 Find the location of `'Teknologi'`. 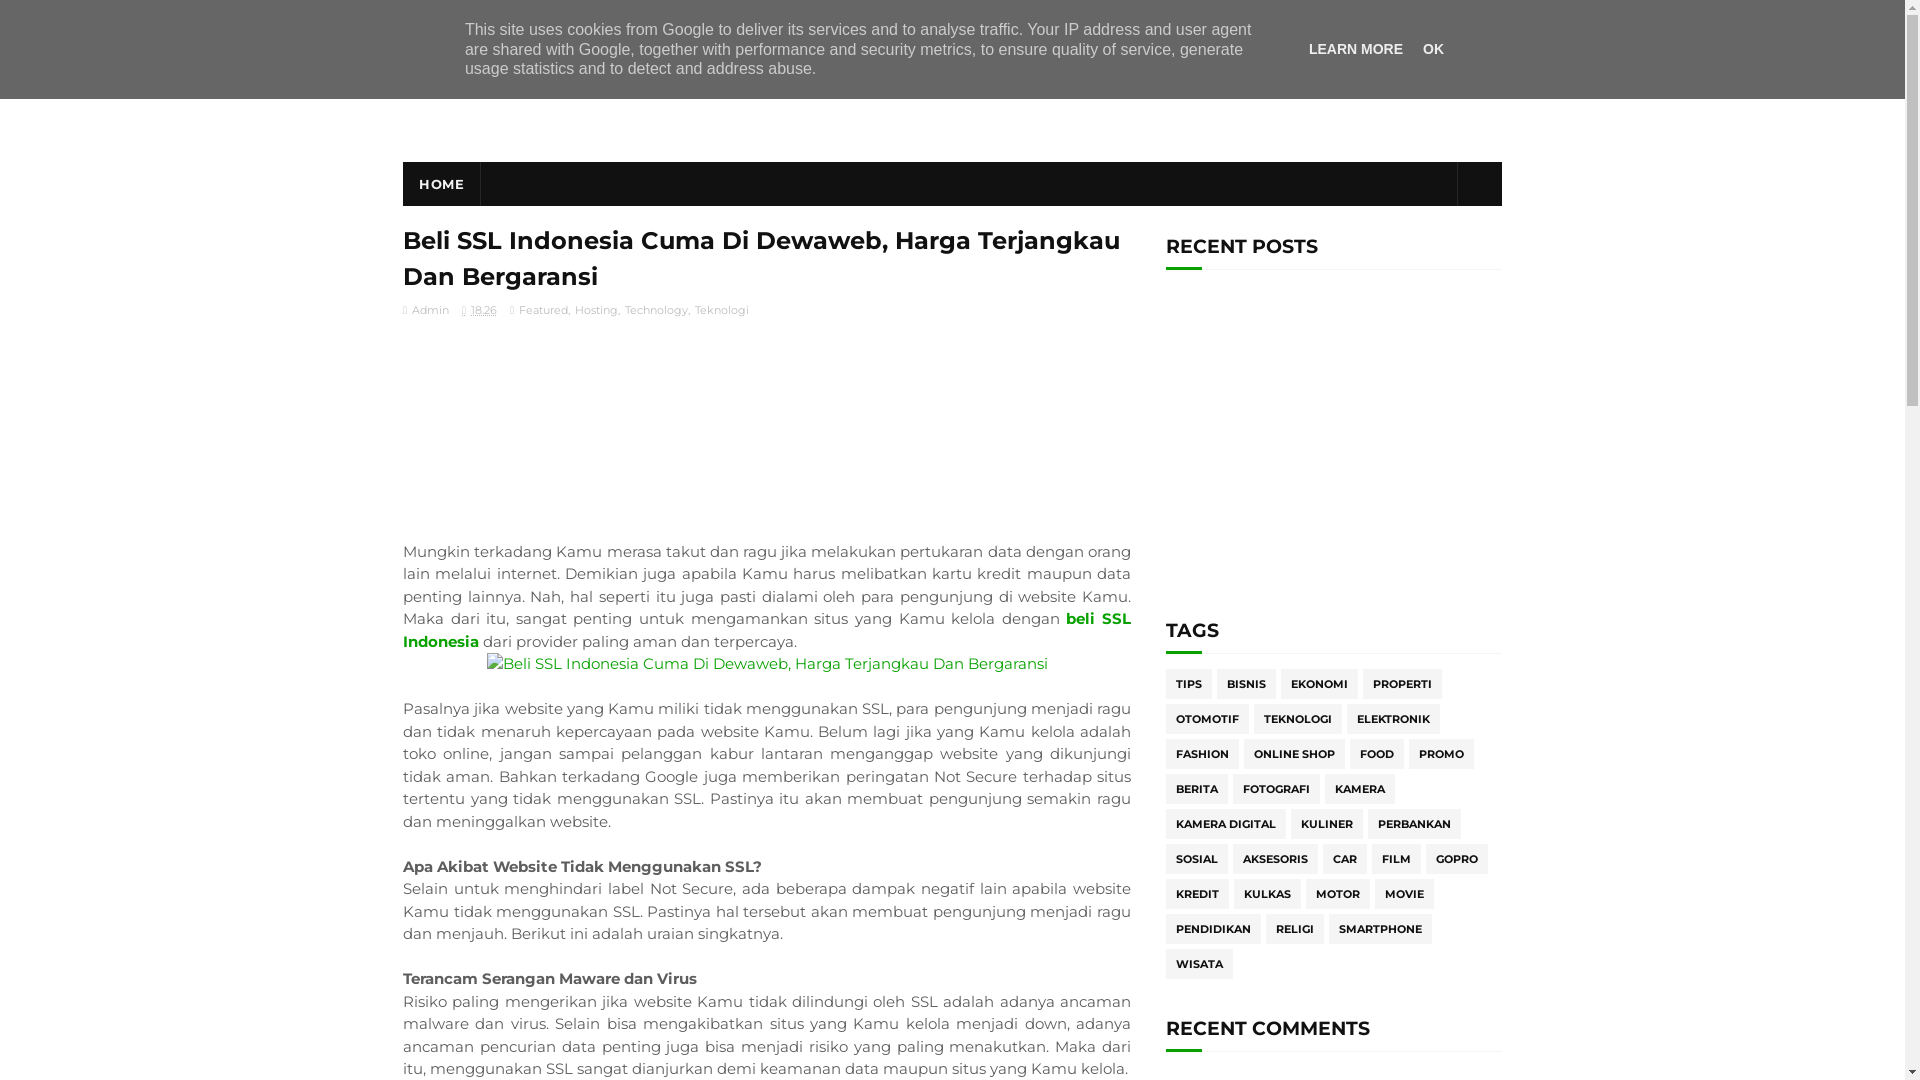

'Teknologi' is located at coordinates (720, 309).